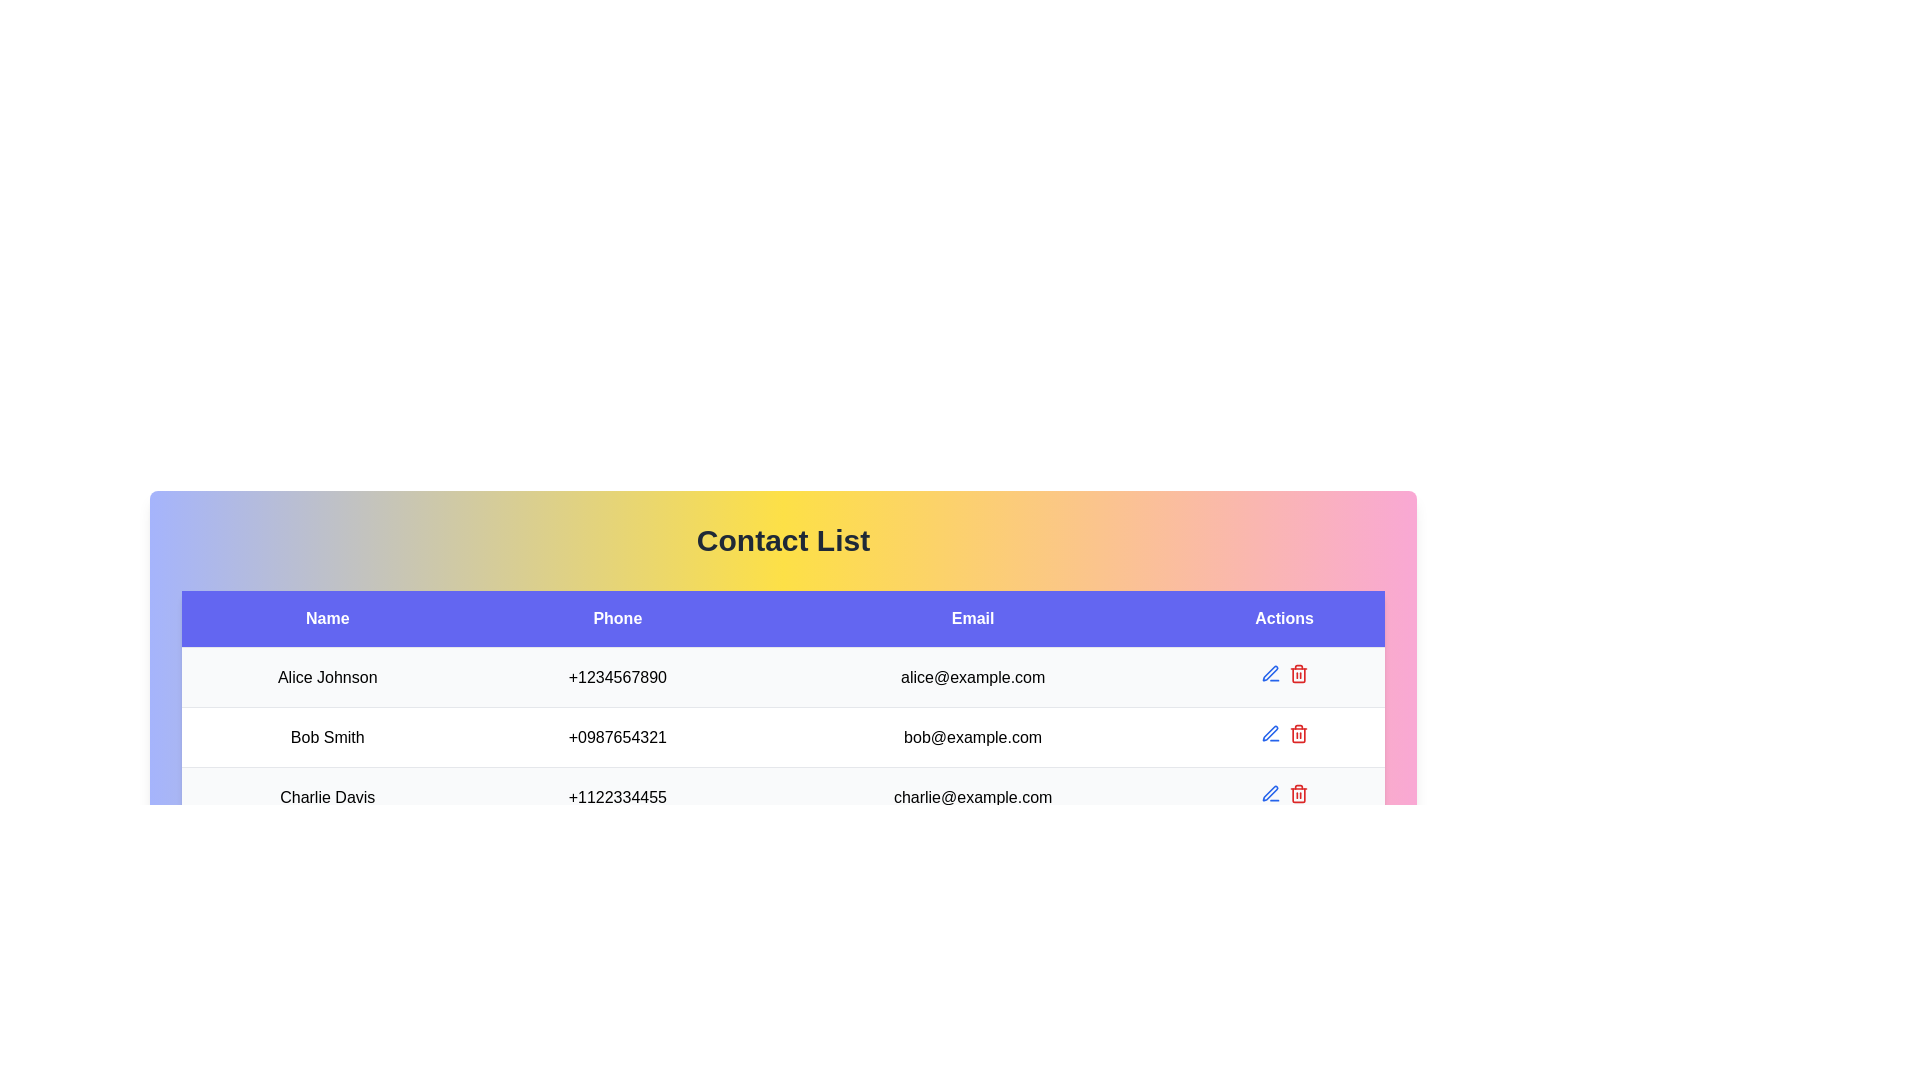 The image size is (1920, 1080). Describe the element at coordinates (782, 737) in the screenshot. I see `contact information displayed in the second row of the table, which includes 'Bob Smith', '+0987654321', and 'bob@example.com'` at that location.